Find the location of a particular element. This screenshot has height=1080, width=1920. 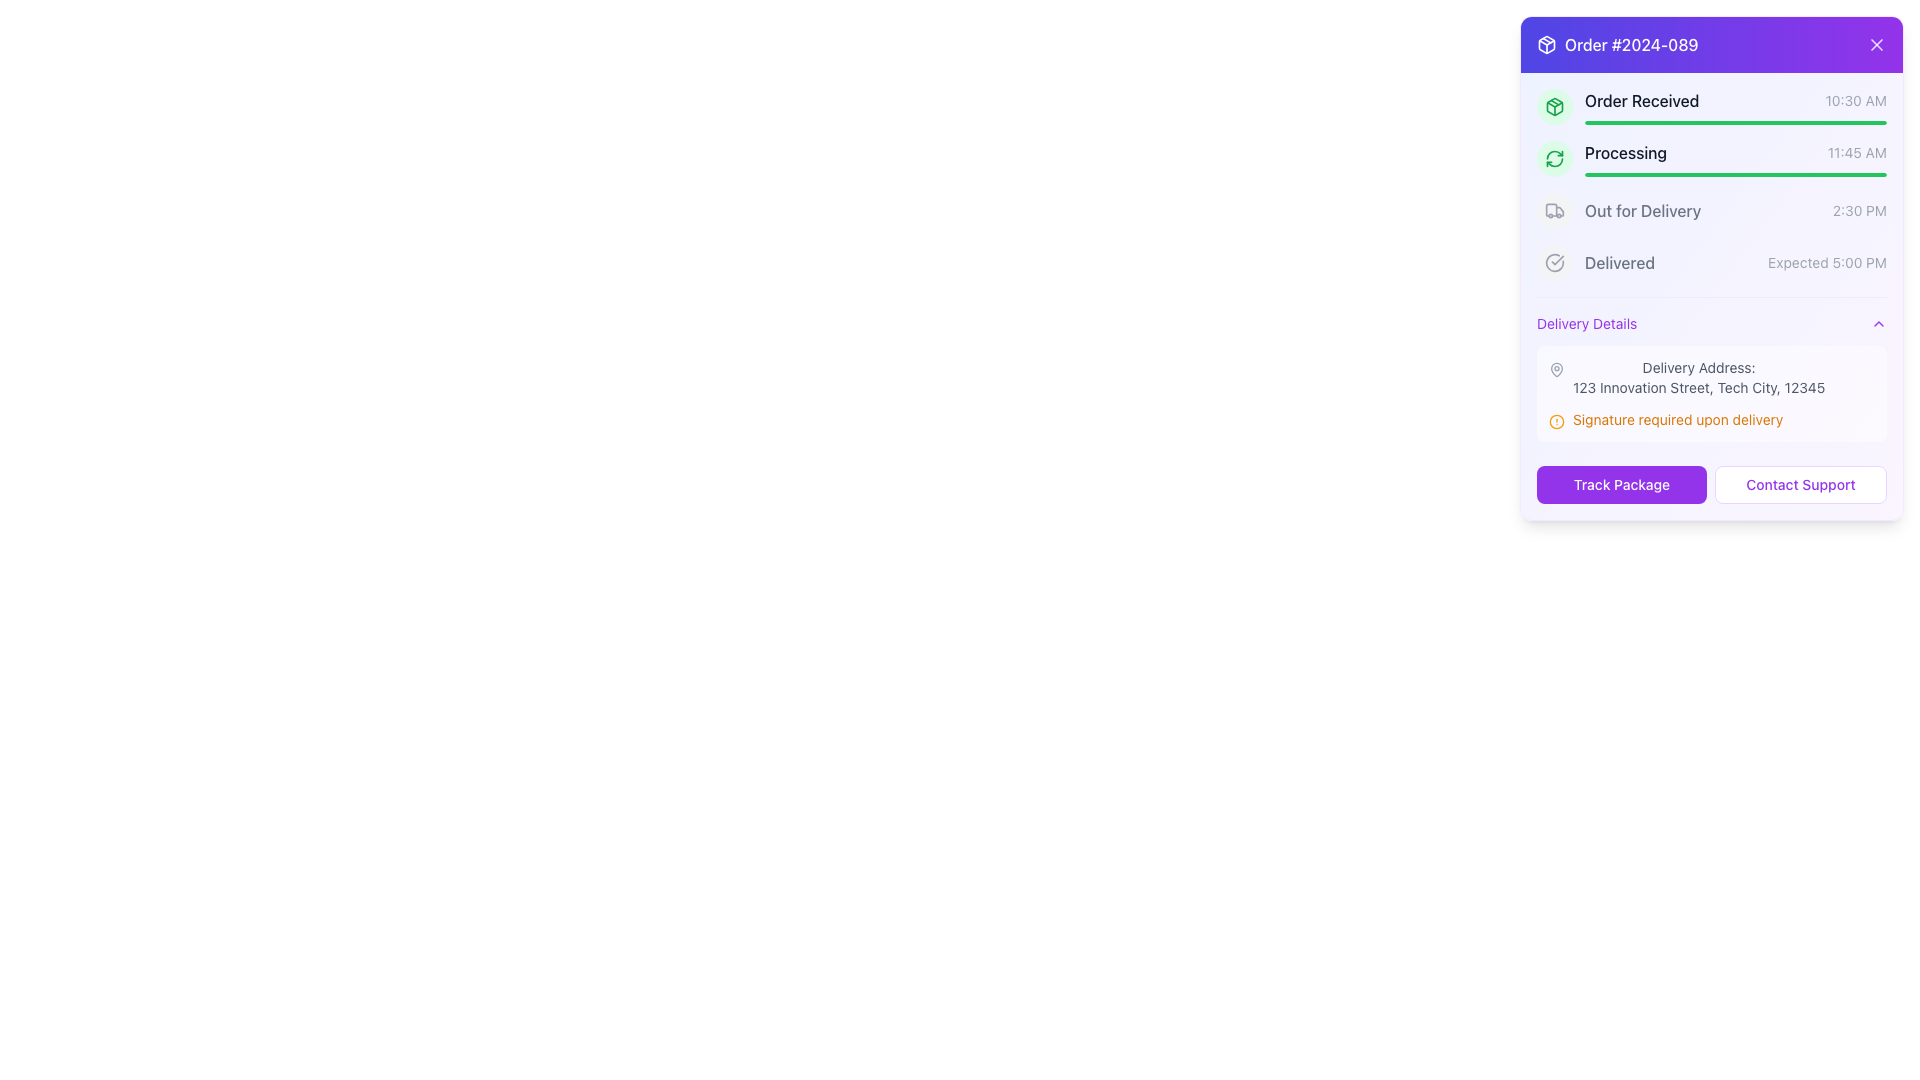

the status text label indicating that the order has been received, which is located at the first position in a vertical list within a sidebar or panel is located at coordinates (1642, 100).